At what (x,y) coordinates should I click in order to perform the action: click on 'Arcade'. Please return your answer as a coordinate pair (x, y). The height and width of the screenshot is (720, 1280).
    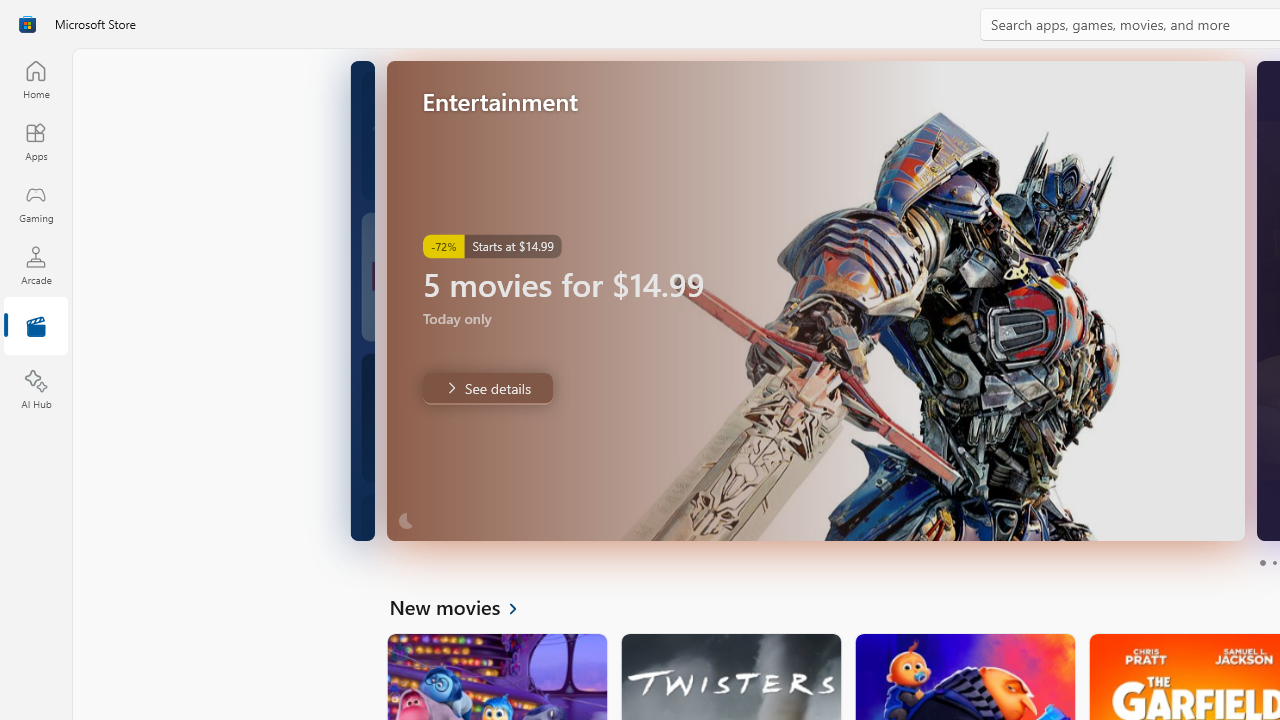
    Looking at the image, I should click on (35, 264).